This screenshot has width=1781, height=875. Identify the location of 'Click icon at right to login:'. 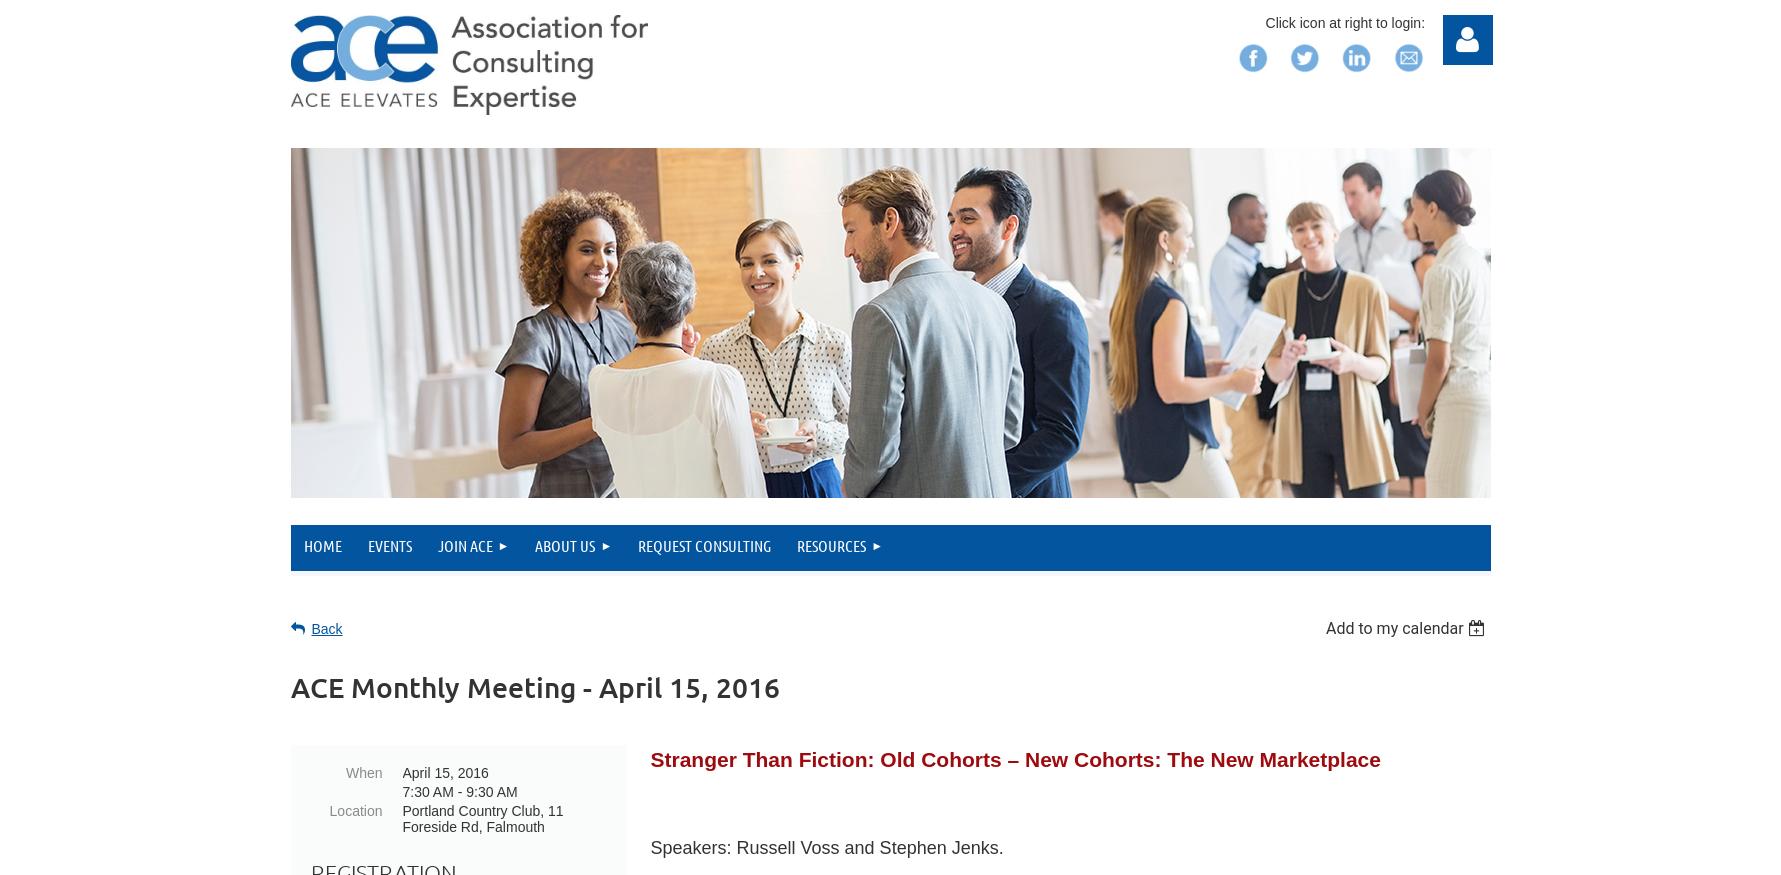
(1348, 22).